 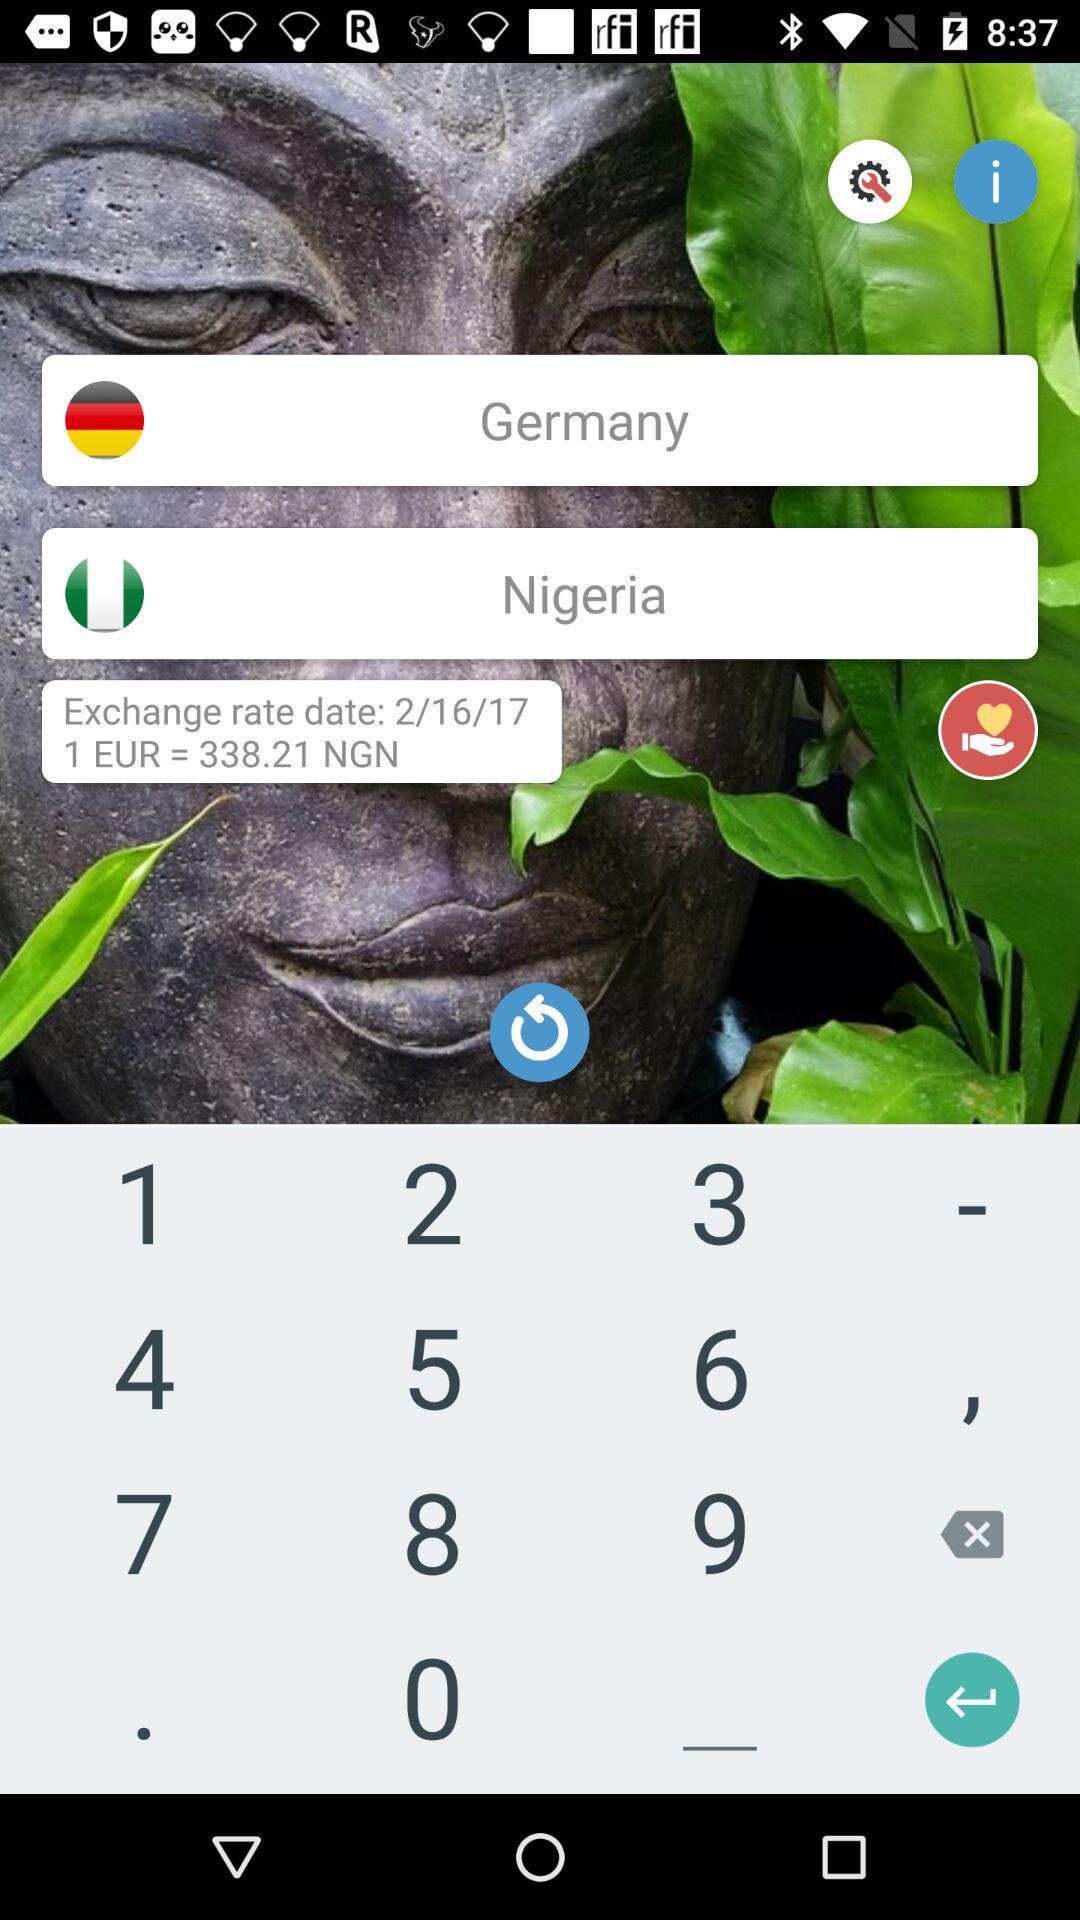 What do you see at coordinates (869, 182) in the screenshot?
I see `the first button on the top right corner of the web page` at bounding box center [869, 182].